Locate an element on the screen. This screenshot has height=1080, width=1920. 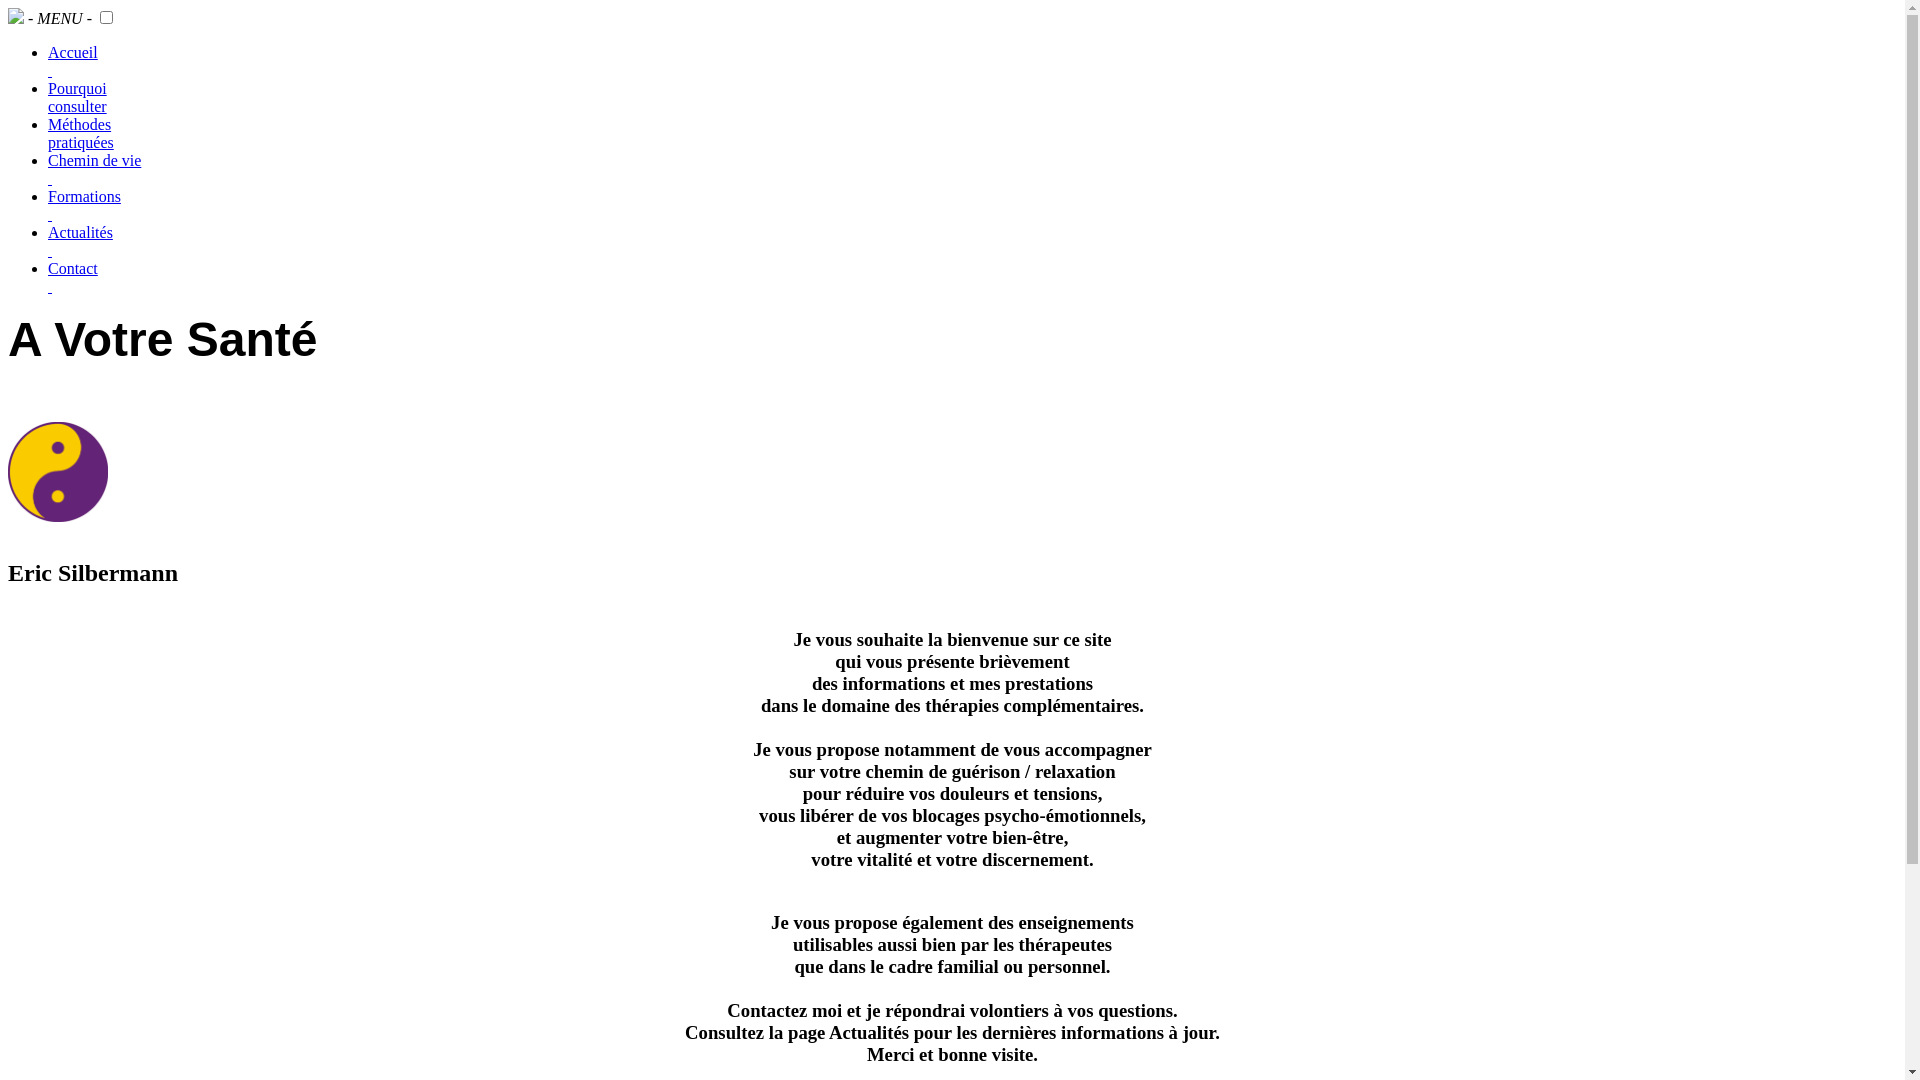
'Formations is located at coordinates (83, 205).